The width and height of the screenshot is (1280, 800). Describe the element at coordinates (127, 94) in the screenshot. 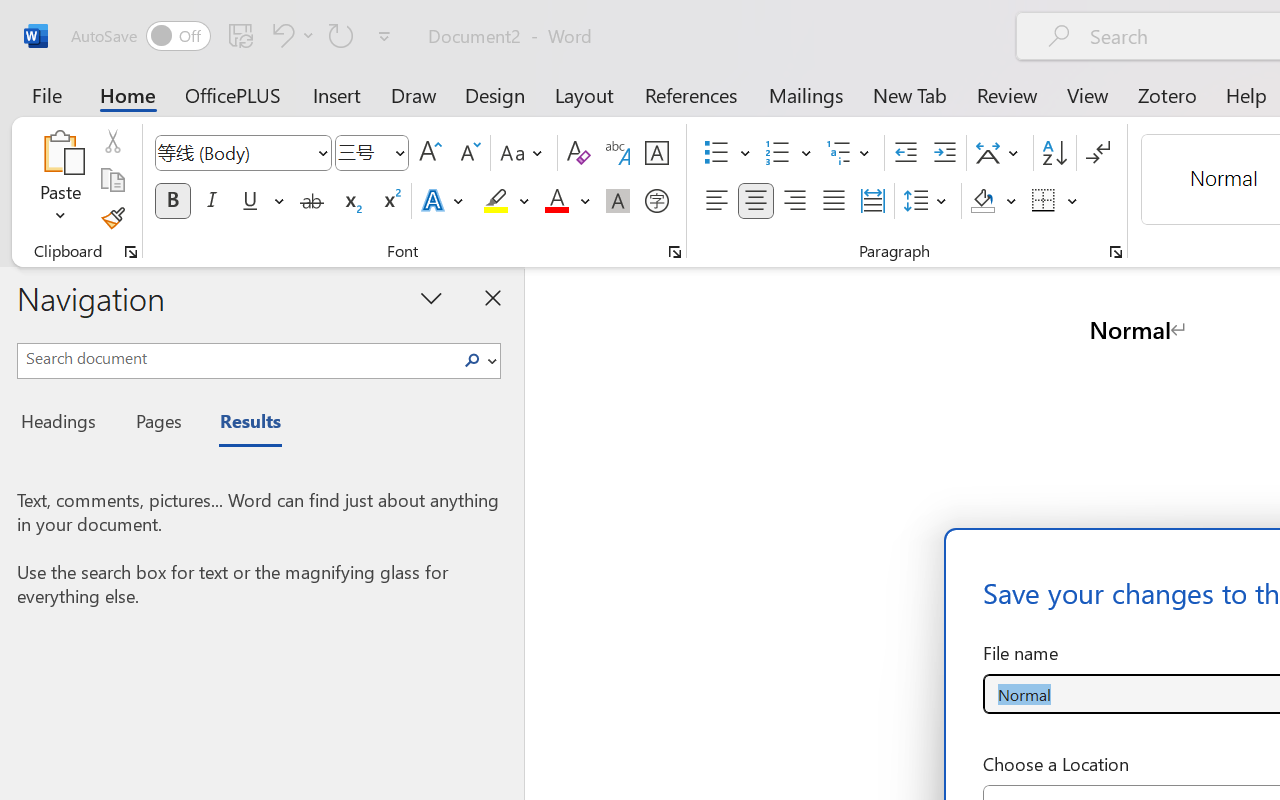

I see `'Home'` at that location.